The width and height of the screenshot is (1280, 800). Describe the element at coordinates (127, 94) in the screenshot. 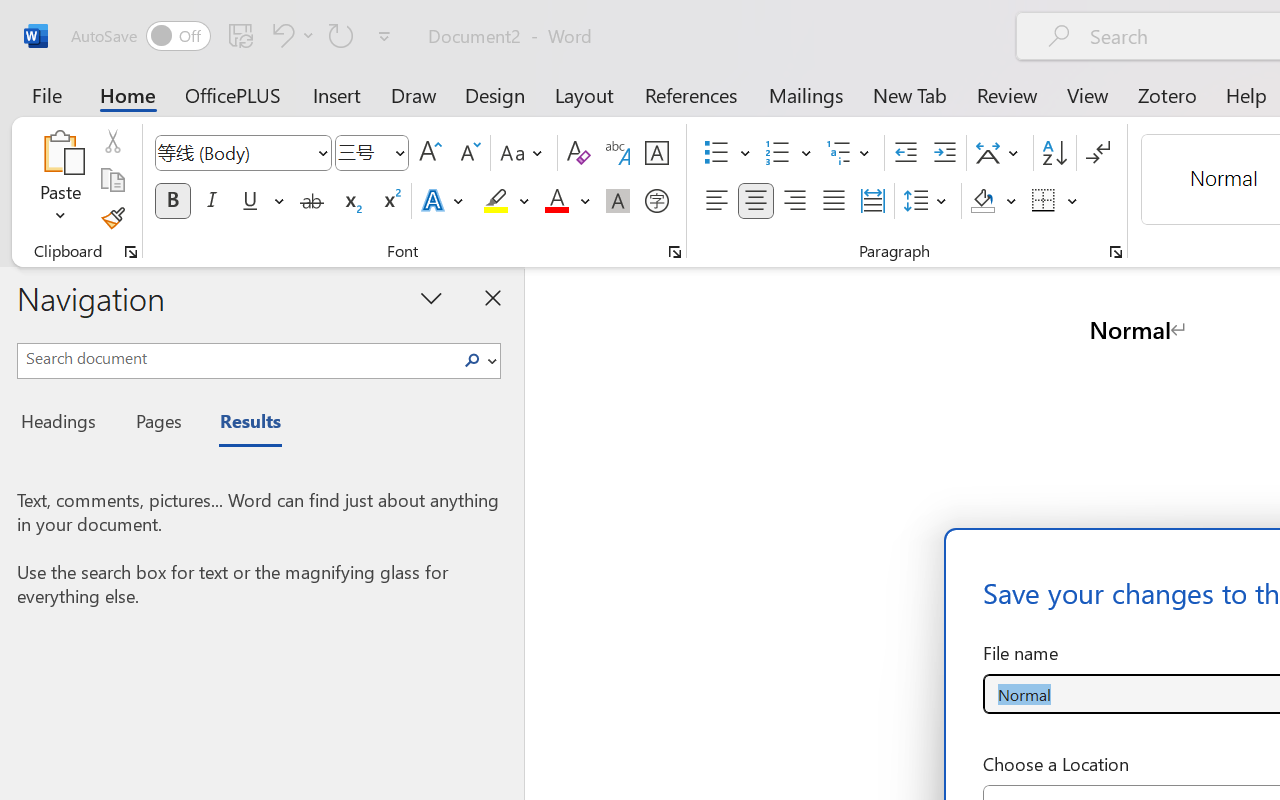

I see `'Home'` at that location.